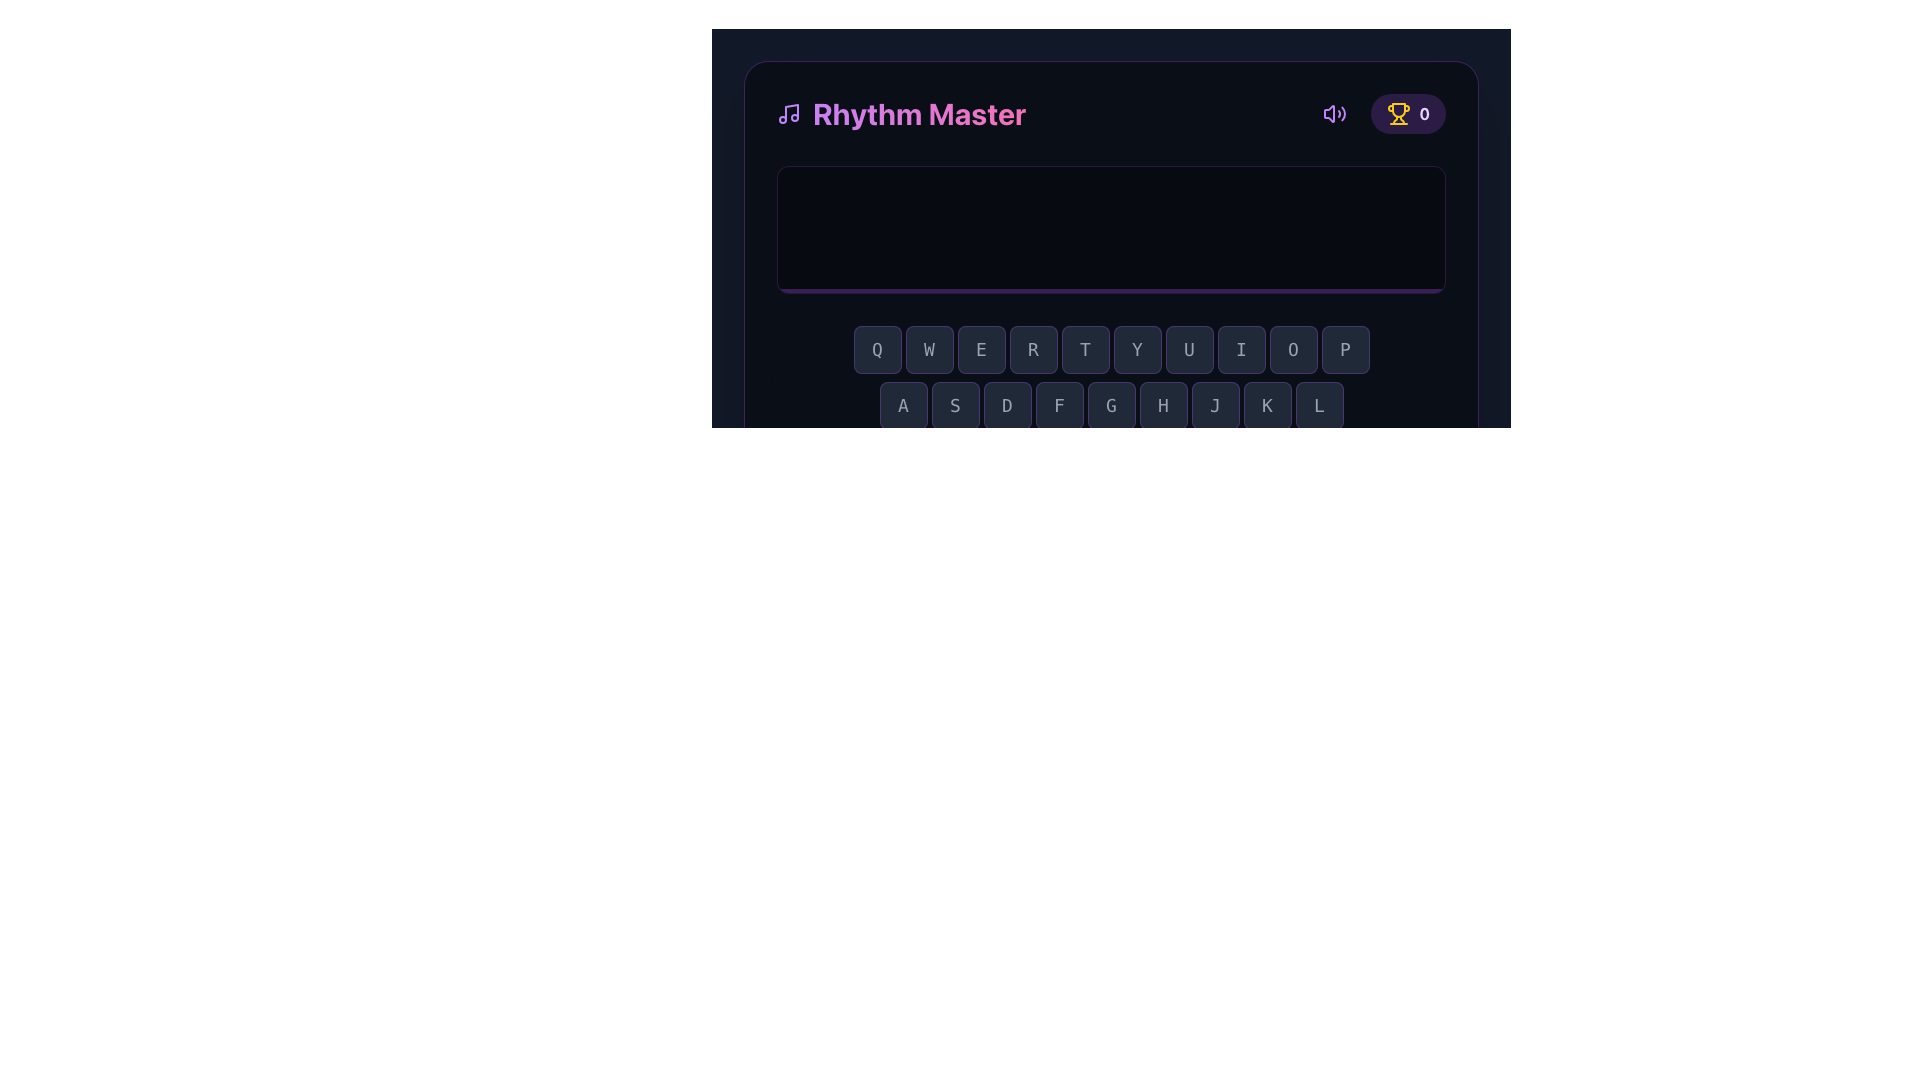 The image size is (1920, 1080). What do you see at coordinates (1058, 405) in the screenshot?
I see `the 'F' letter key button, which is the fourth button in a sequence of nine buttons arranged horizontally` at bounding box center [1058, 405].